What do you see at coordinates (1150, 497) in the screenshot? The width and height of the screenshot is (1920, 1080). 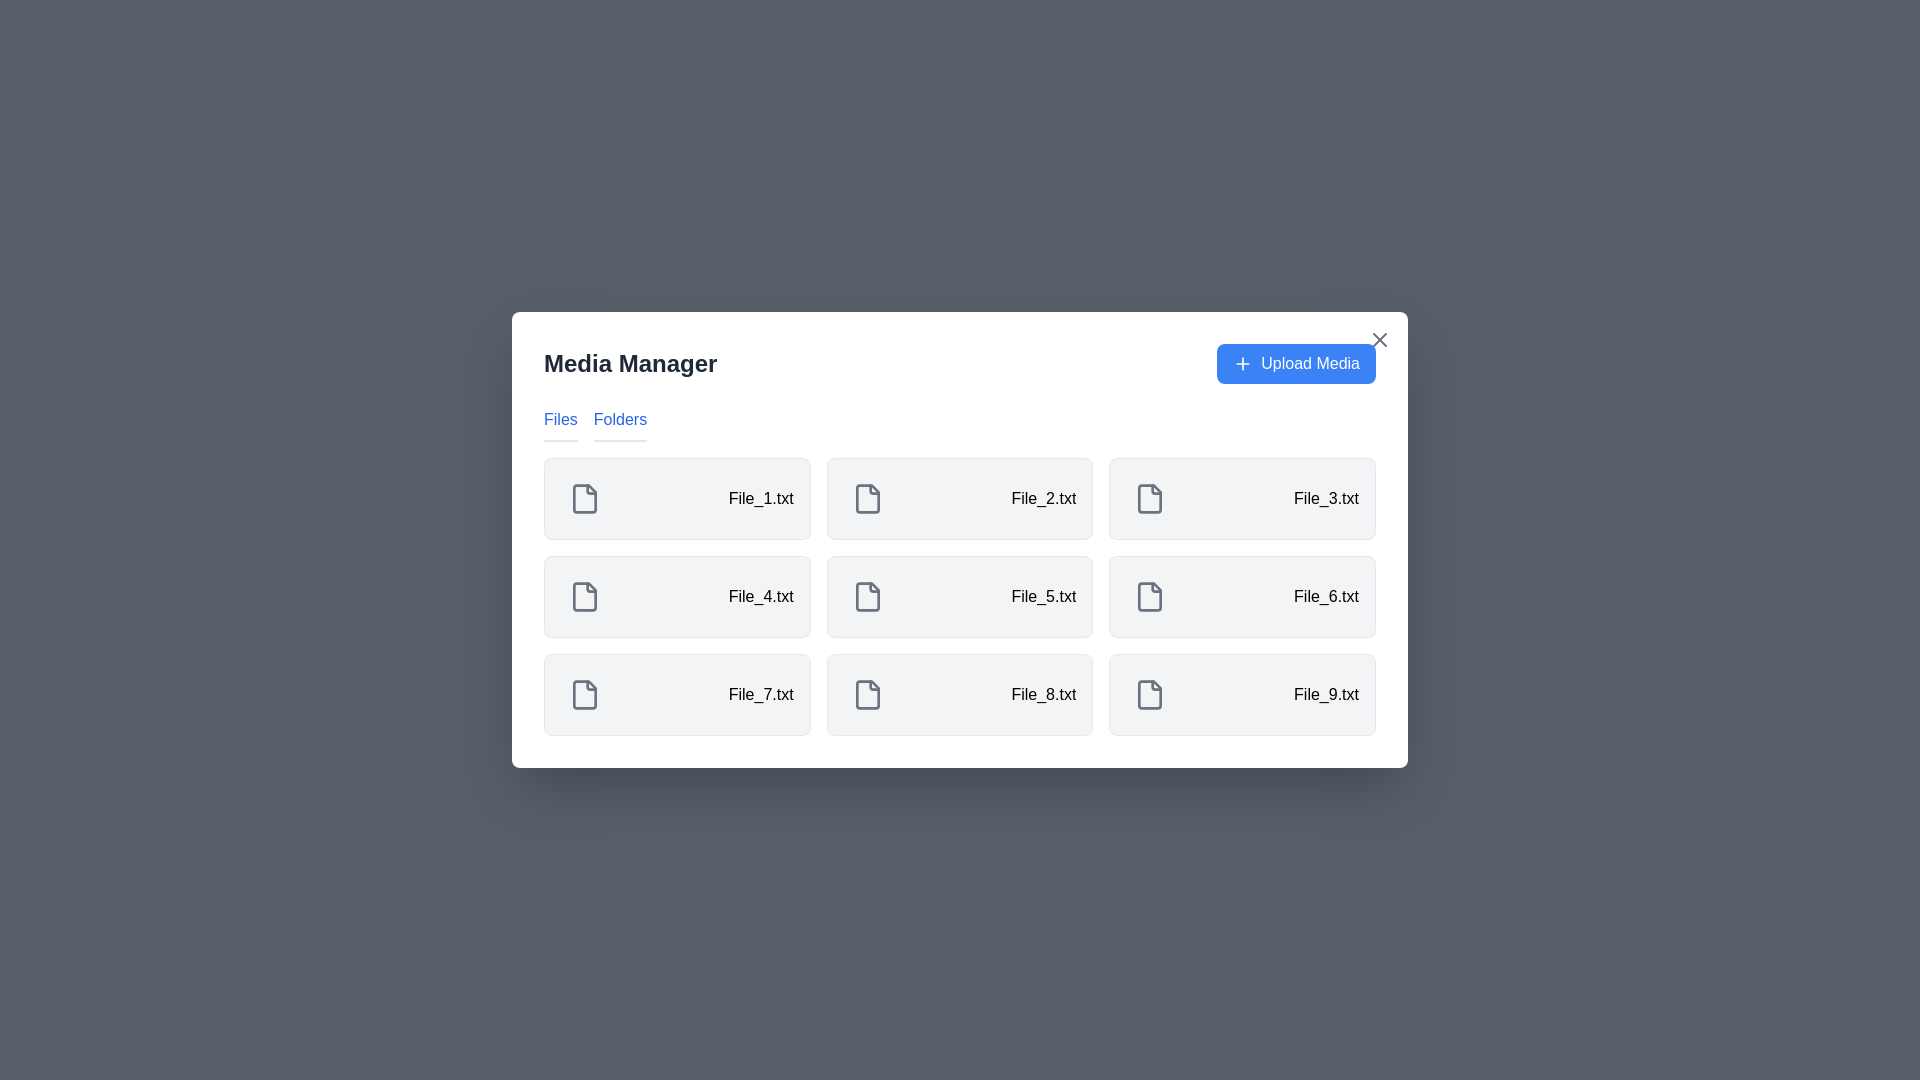 I see `the file icon representing 'File_3.txt' in the Media Manager interface, located in the top row of a 3x3 grid layout, specifically the third item from the left` at bounding box center [1150, 497].